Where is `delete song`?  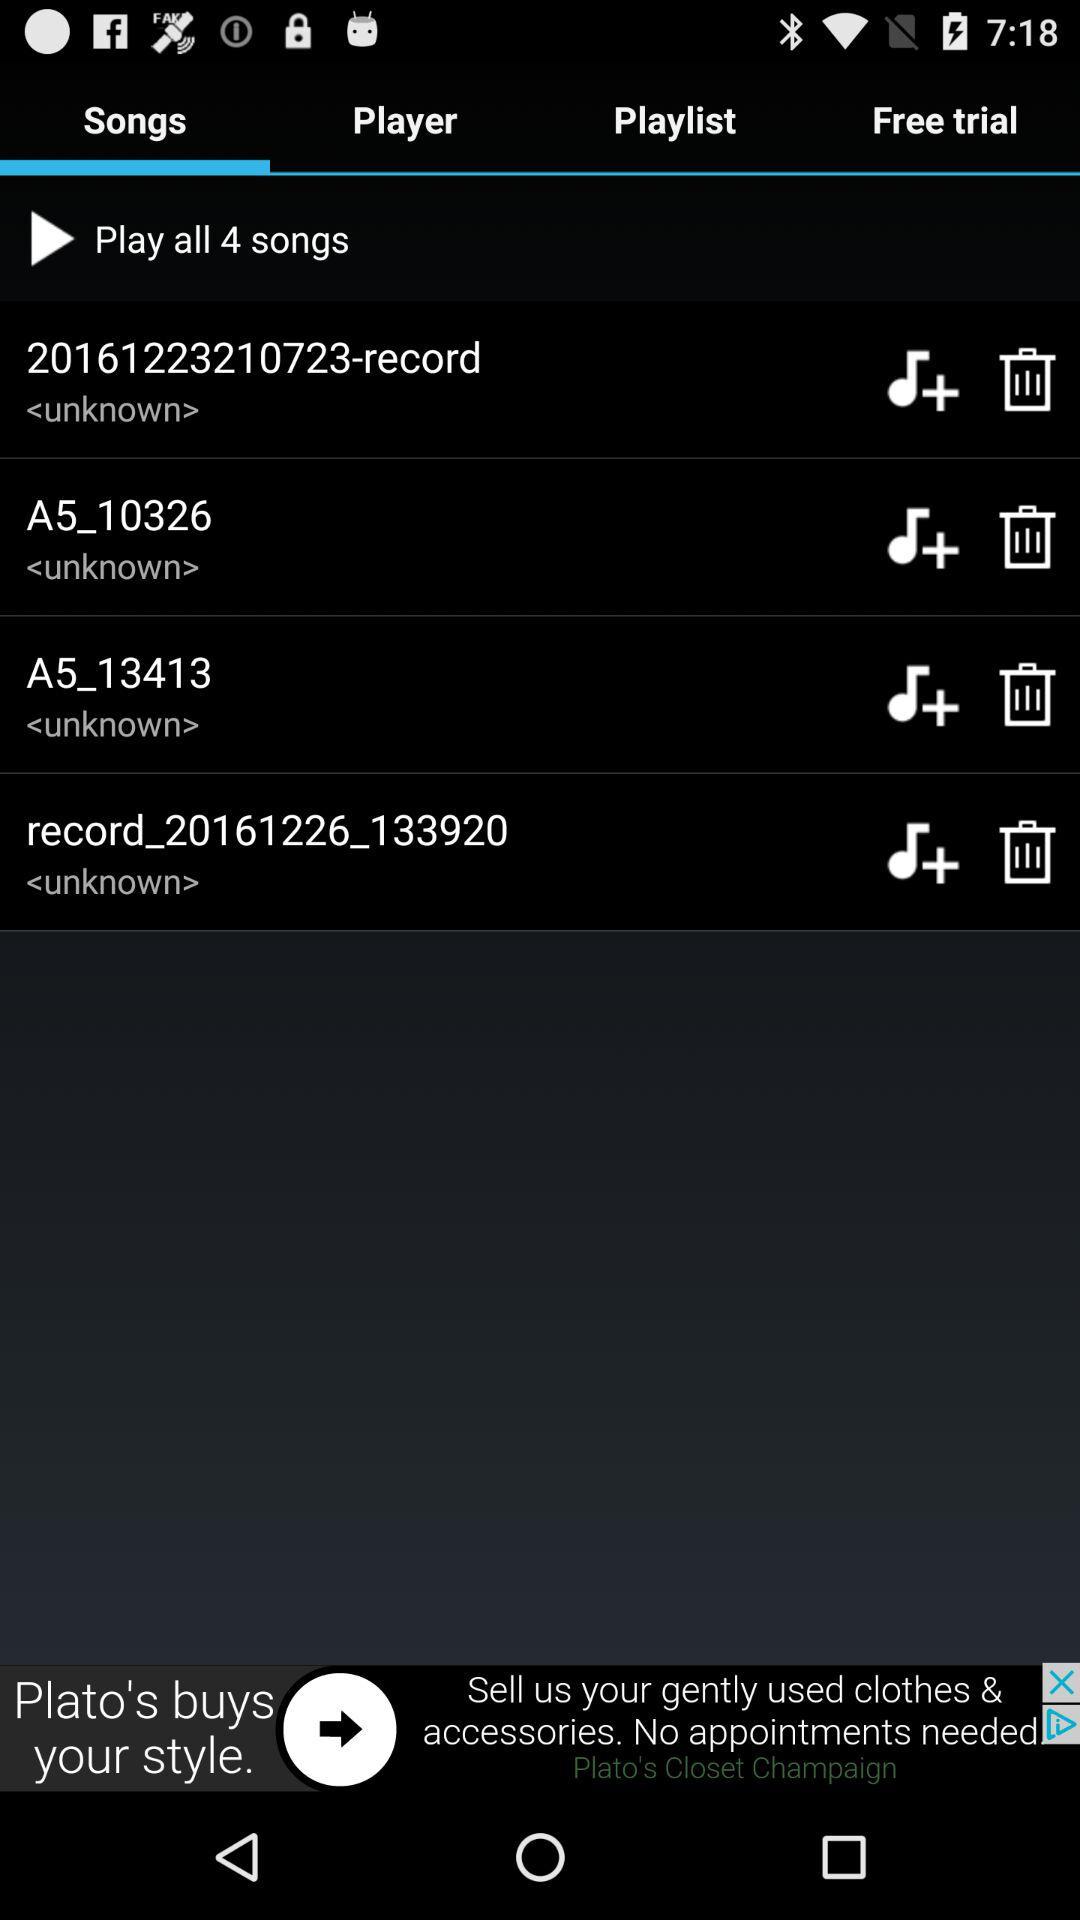 delete song is located at coordinates (1017, 379).